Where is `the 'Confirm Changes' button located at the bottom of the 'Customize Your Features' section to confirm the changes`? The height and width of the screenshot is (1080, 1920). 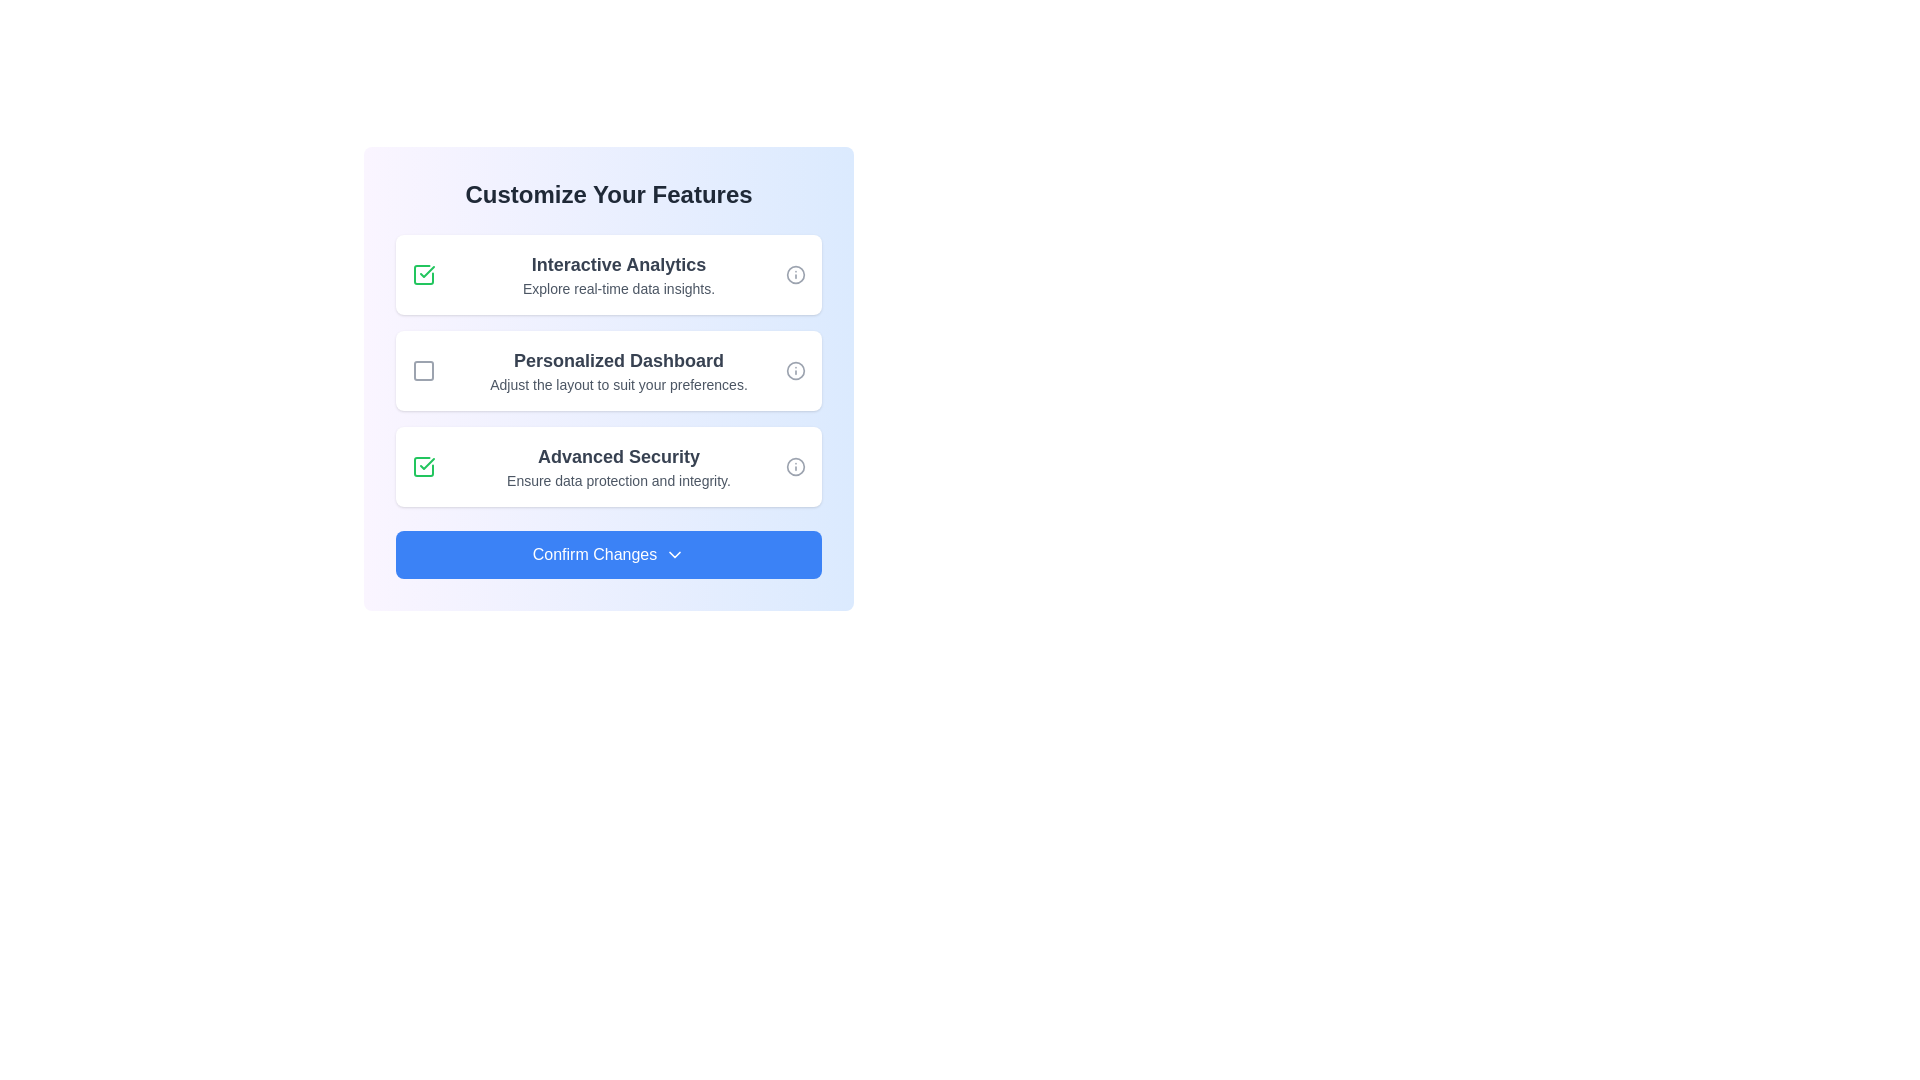
the 'Confirm Changes' button located at the bottom of the 'Customize Your Features' section to confirm the changes is located at coordinates (608, 555).